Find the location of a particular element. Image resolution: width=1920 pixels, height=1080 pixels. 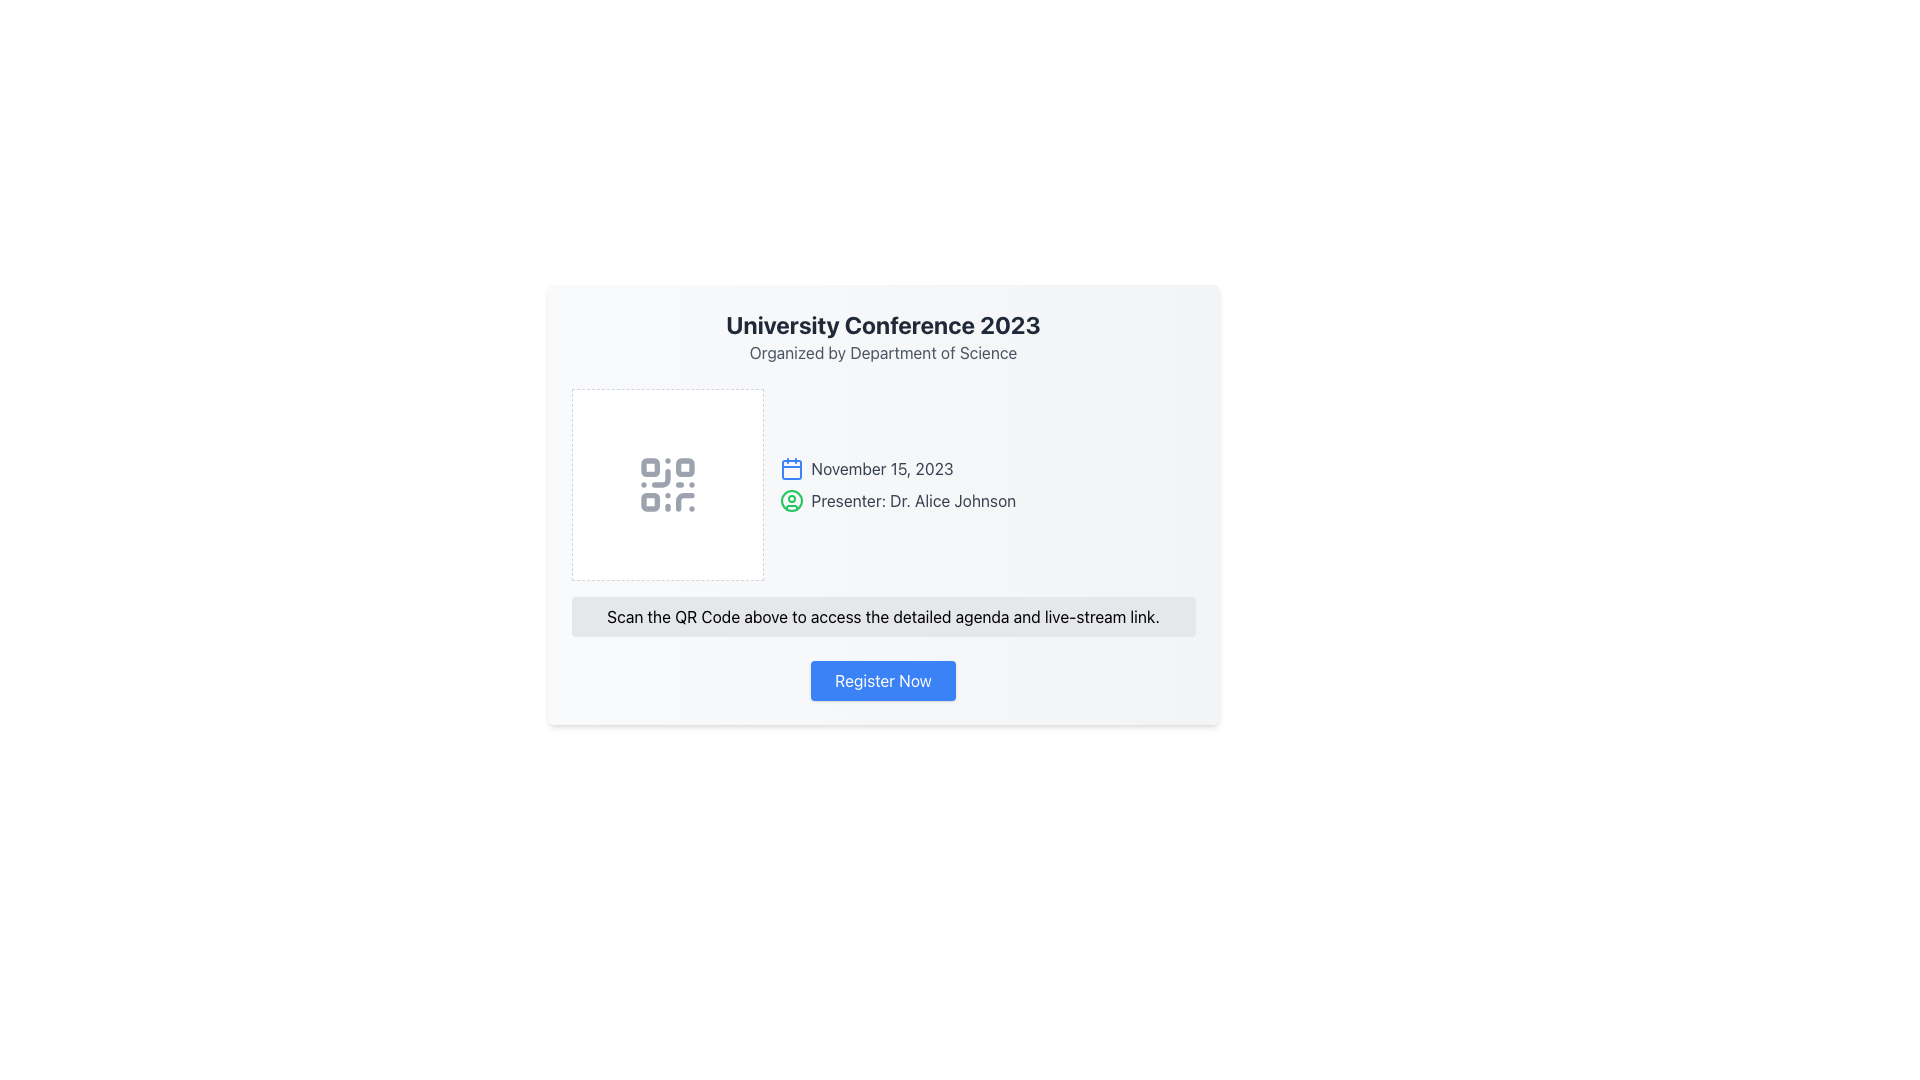

text 'University Conference 2023' displayed in bold, large, sans-serif font at the top section of the interface is located at coordinates (882, 323).